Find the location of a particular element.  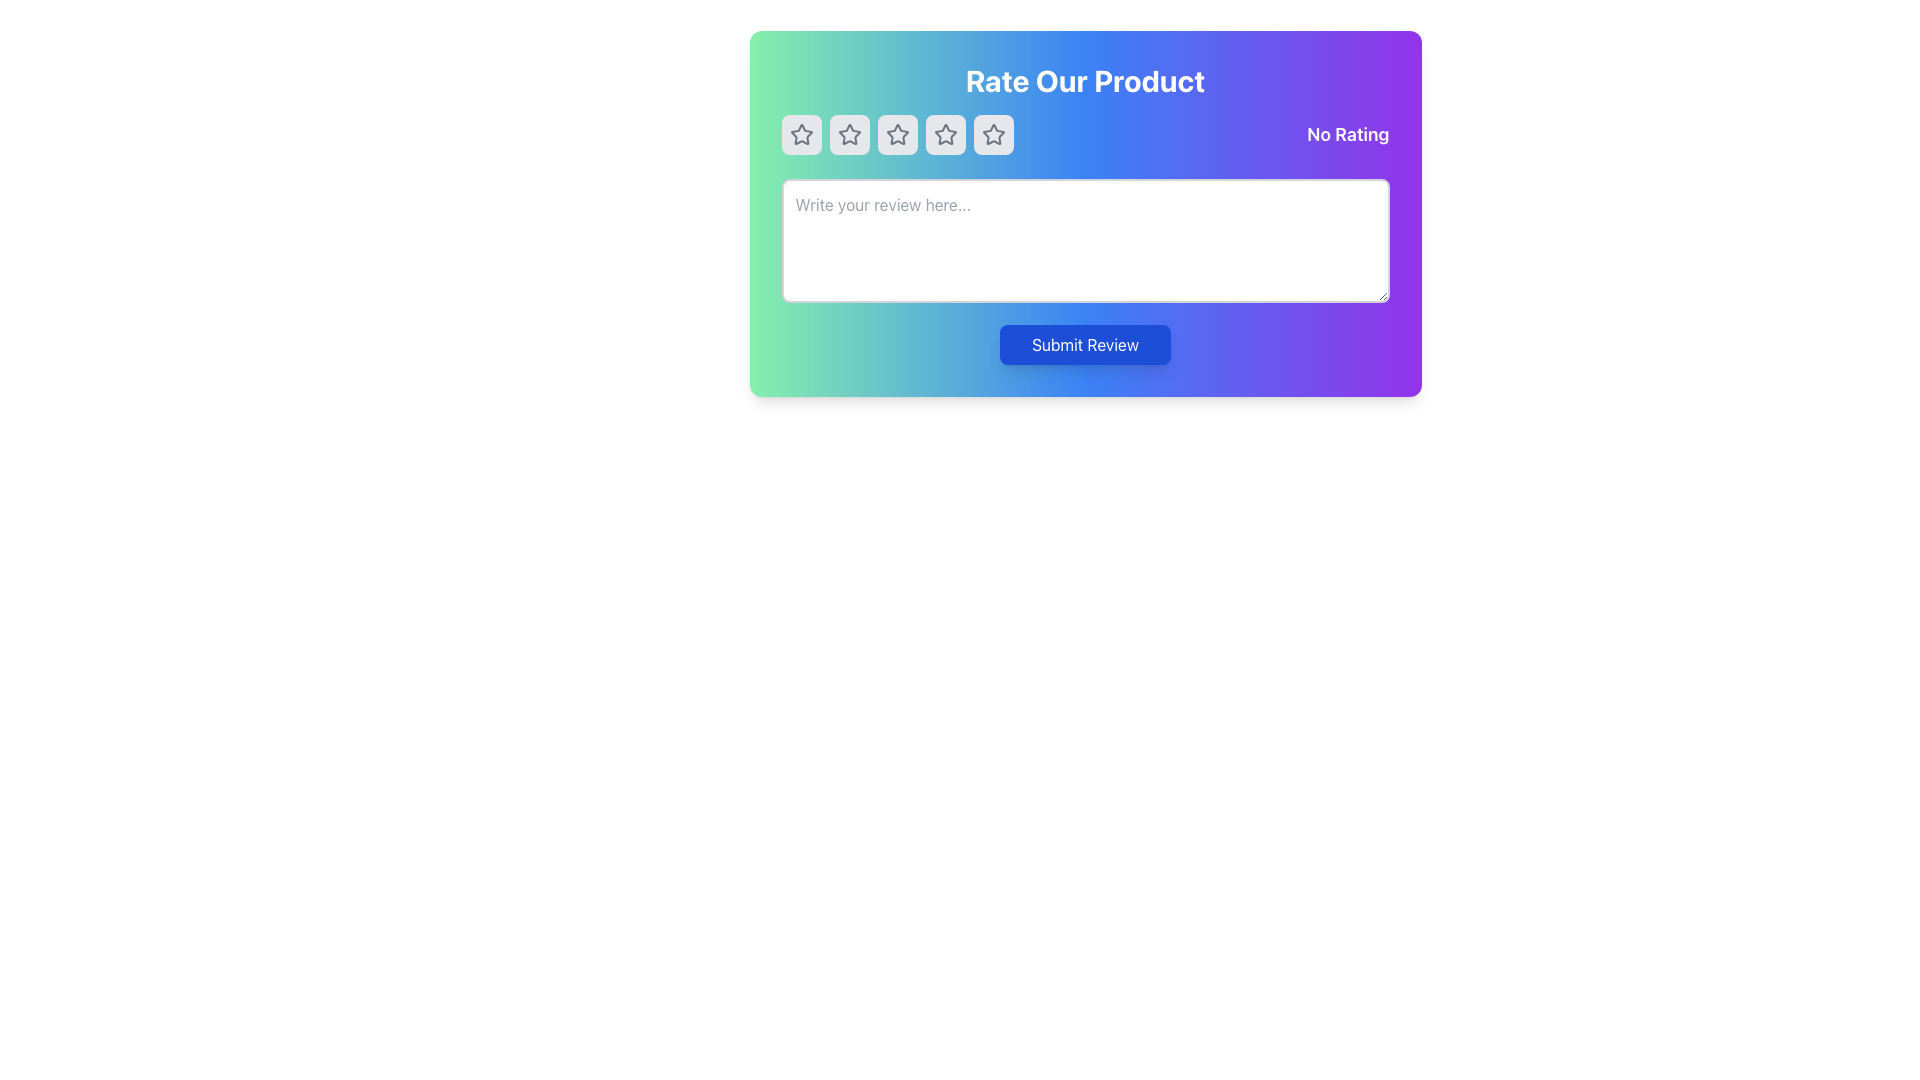

the second star in the rating row is located at coordinates (849, 134).